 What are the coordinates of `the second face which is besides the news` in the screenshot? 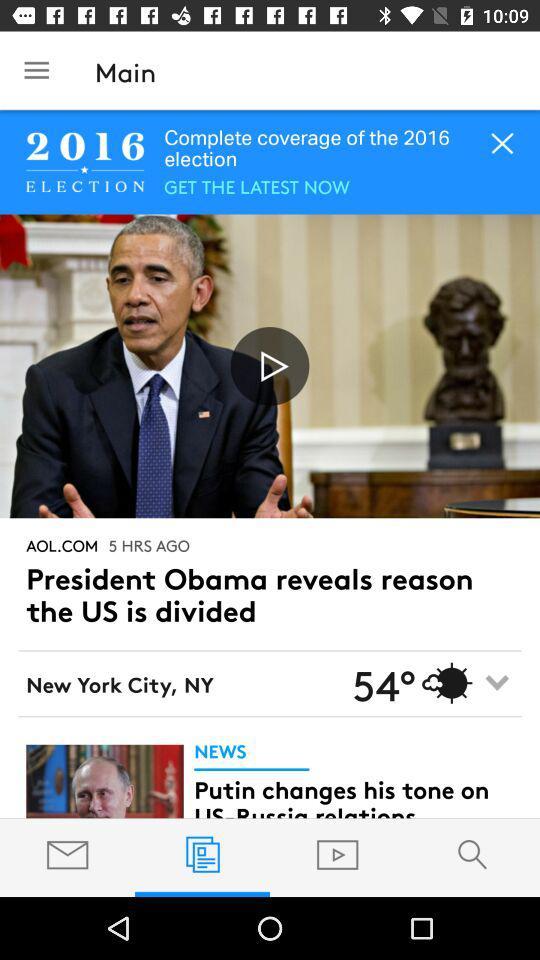 It's located at (104, 781).